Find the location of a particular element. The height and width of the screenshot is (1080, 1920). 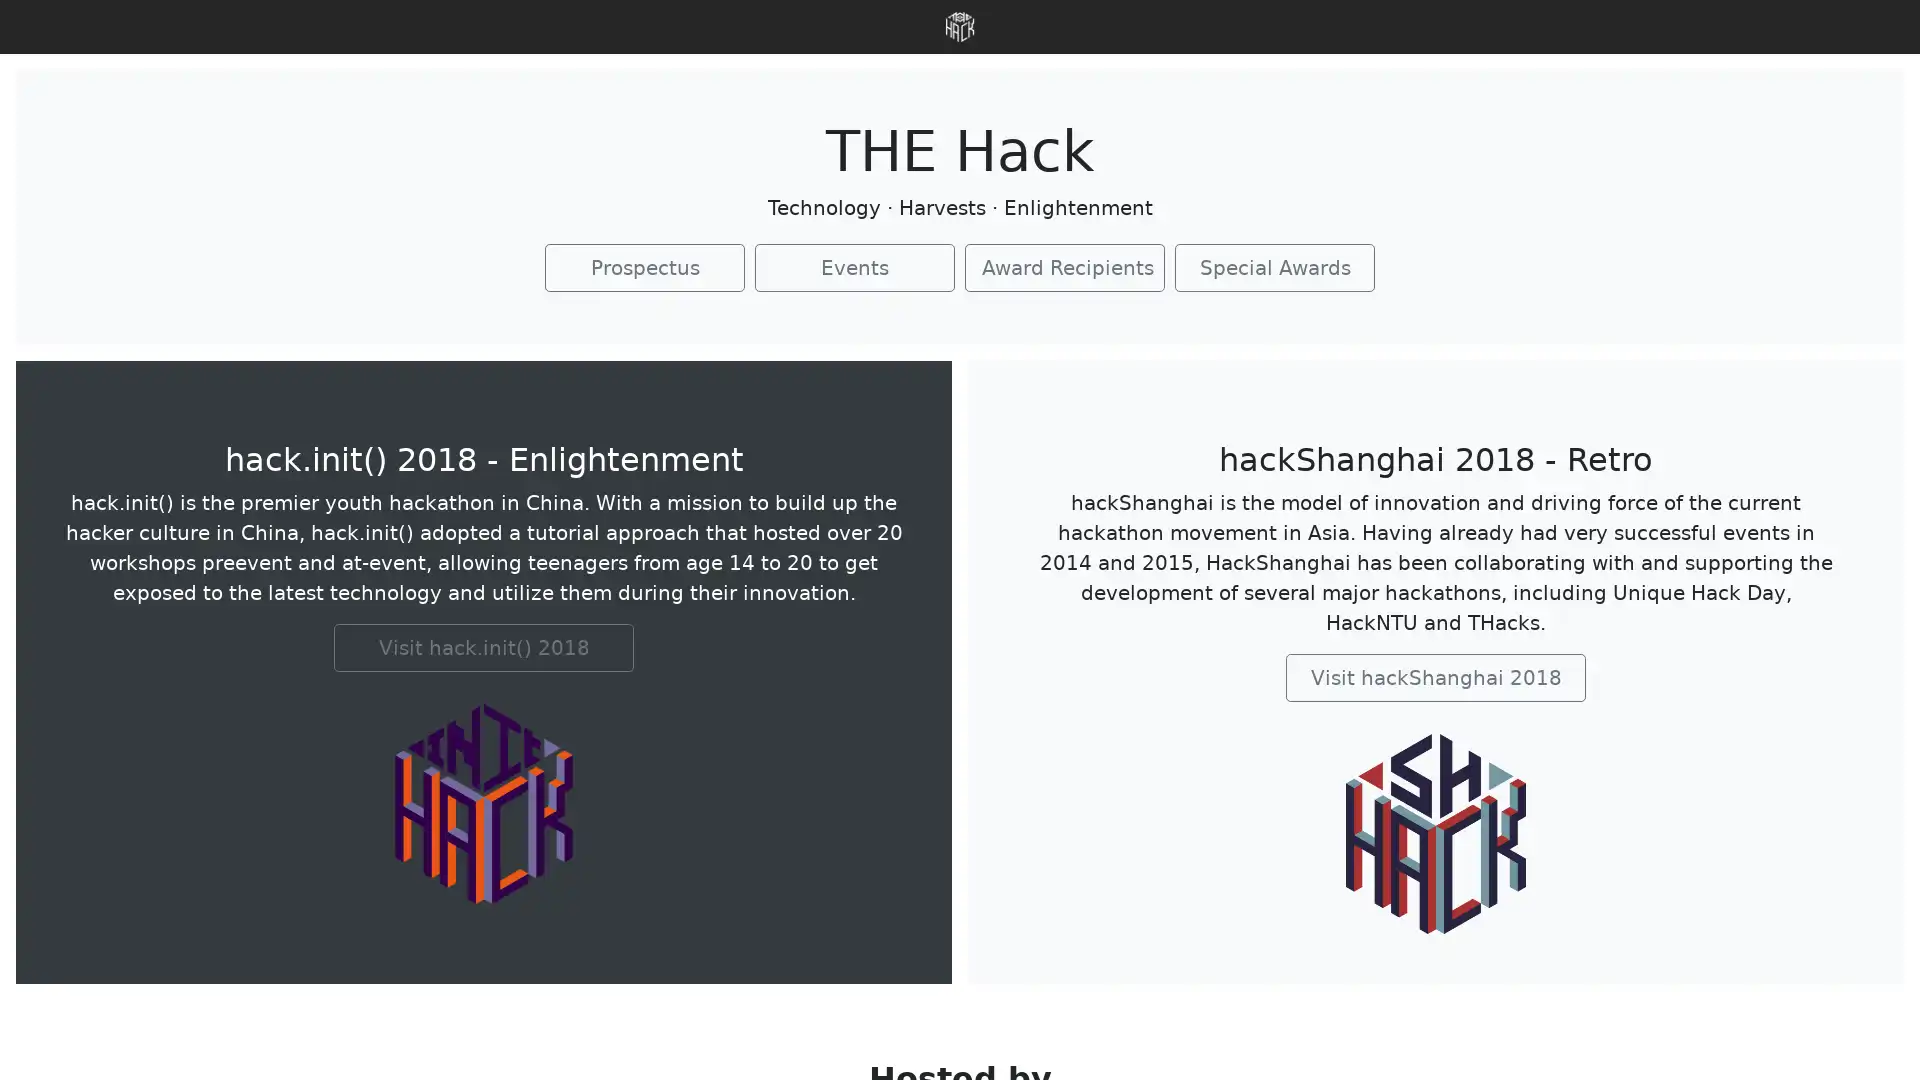

Visit hack.init() 2018 is located at coordinates (484, 647).